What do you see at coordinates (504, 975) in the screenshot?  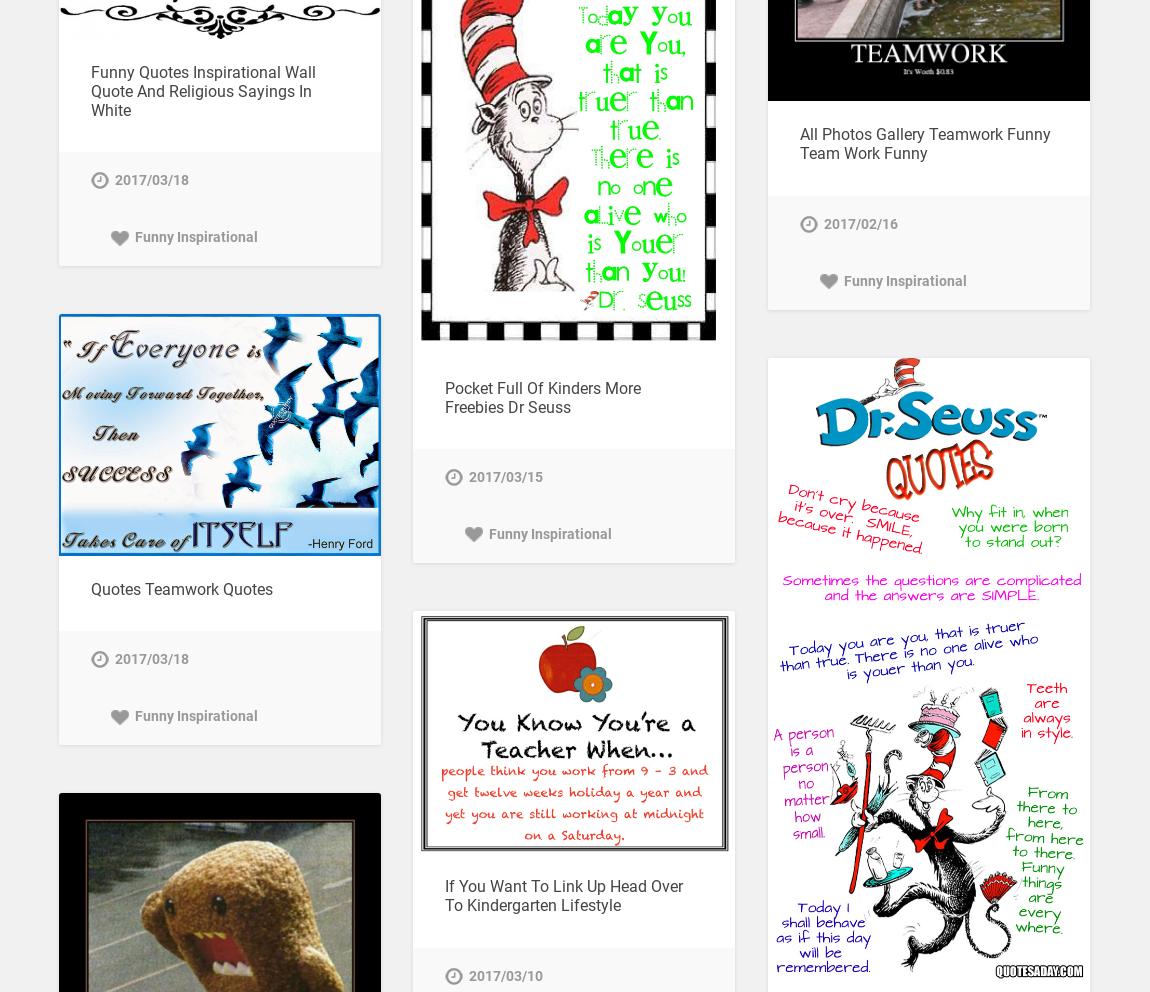 I see `'2017/03/10'` at bounding box center [504, 975].